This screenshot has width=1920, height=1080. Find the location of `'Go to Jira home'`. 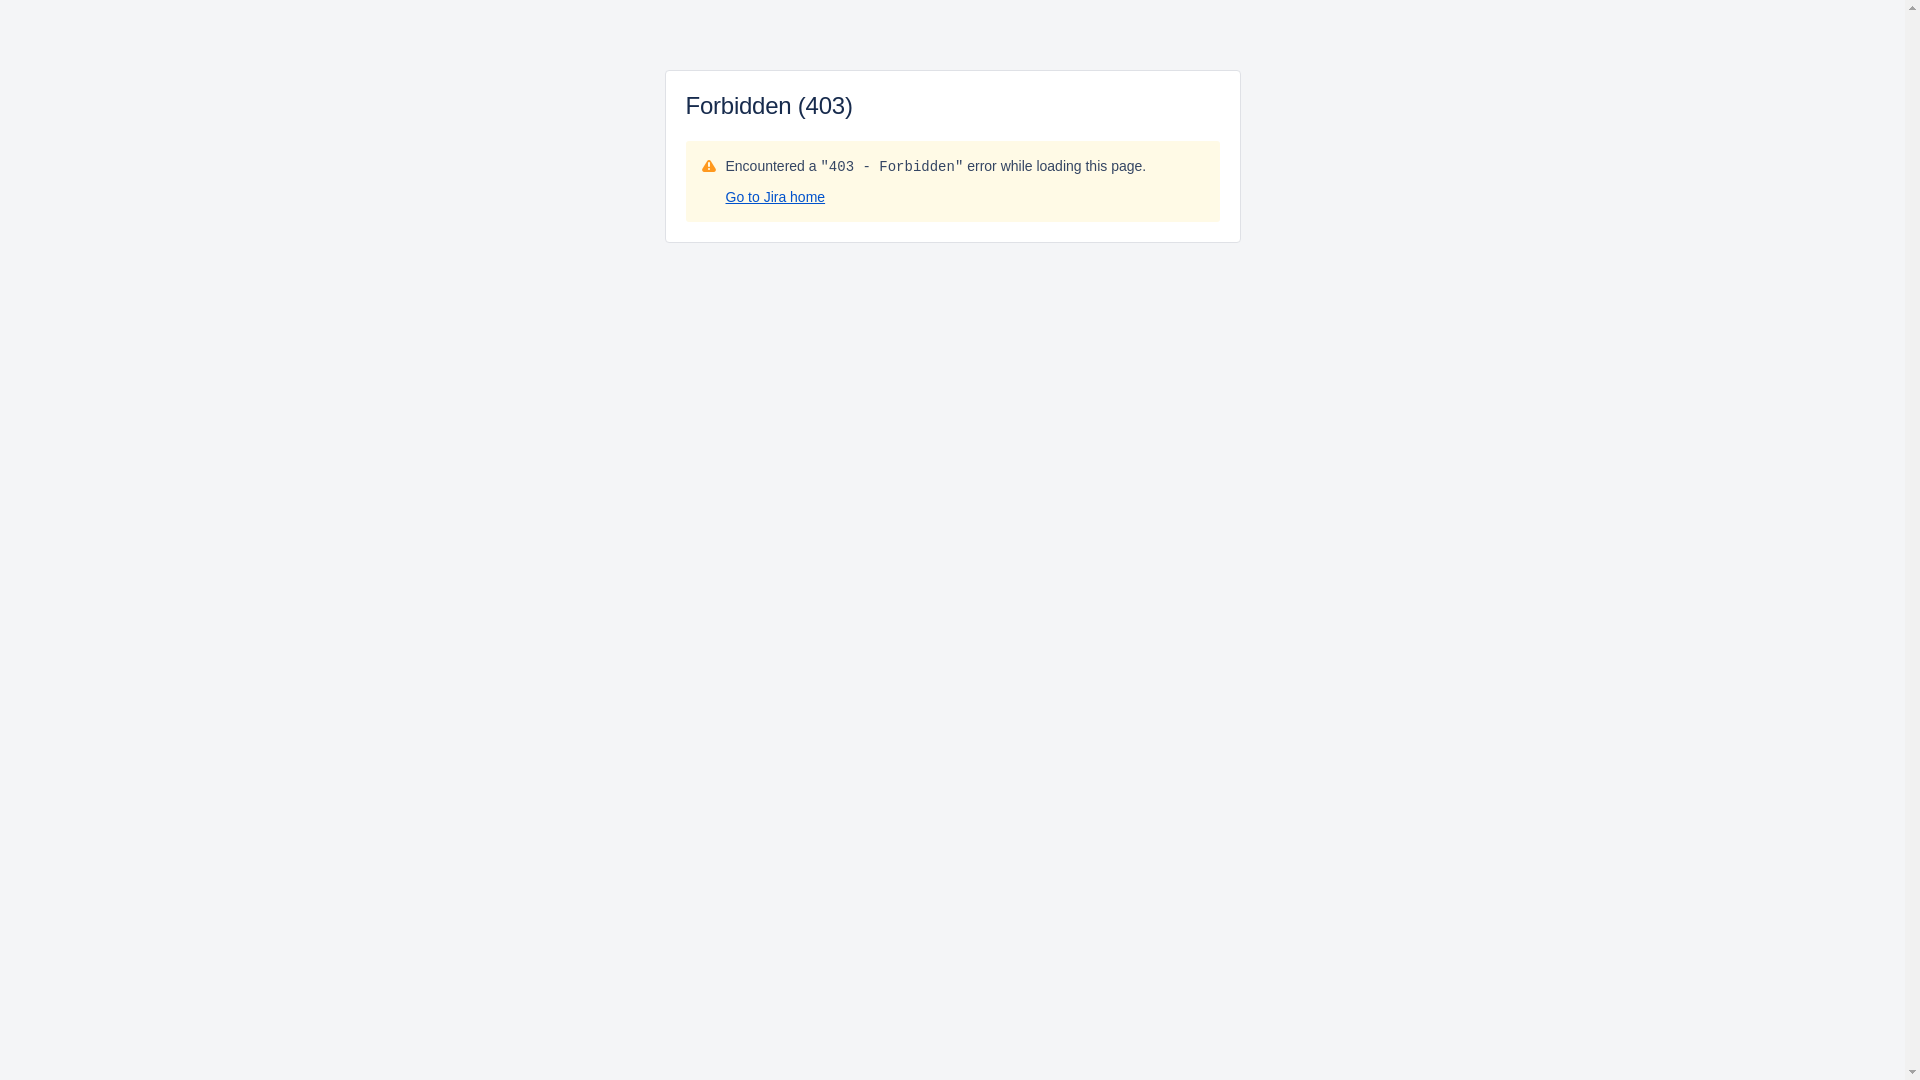

'Go to Jira home' is located at coordinates (724, 196).